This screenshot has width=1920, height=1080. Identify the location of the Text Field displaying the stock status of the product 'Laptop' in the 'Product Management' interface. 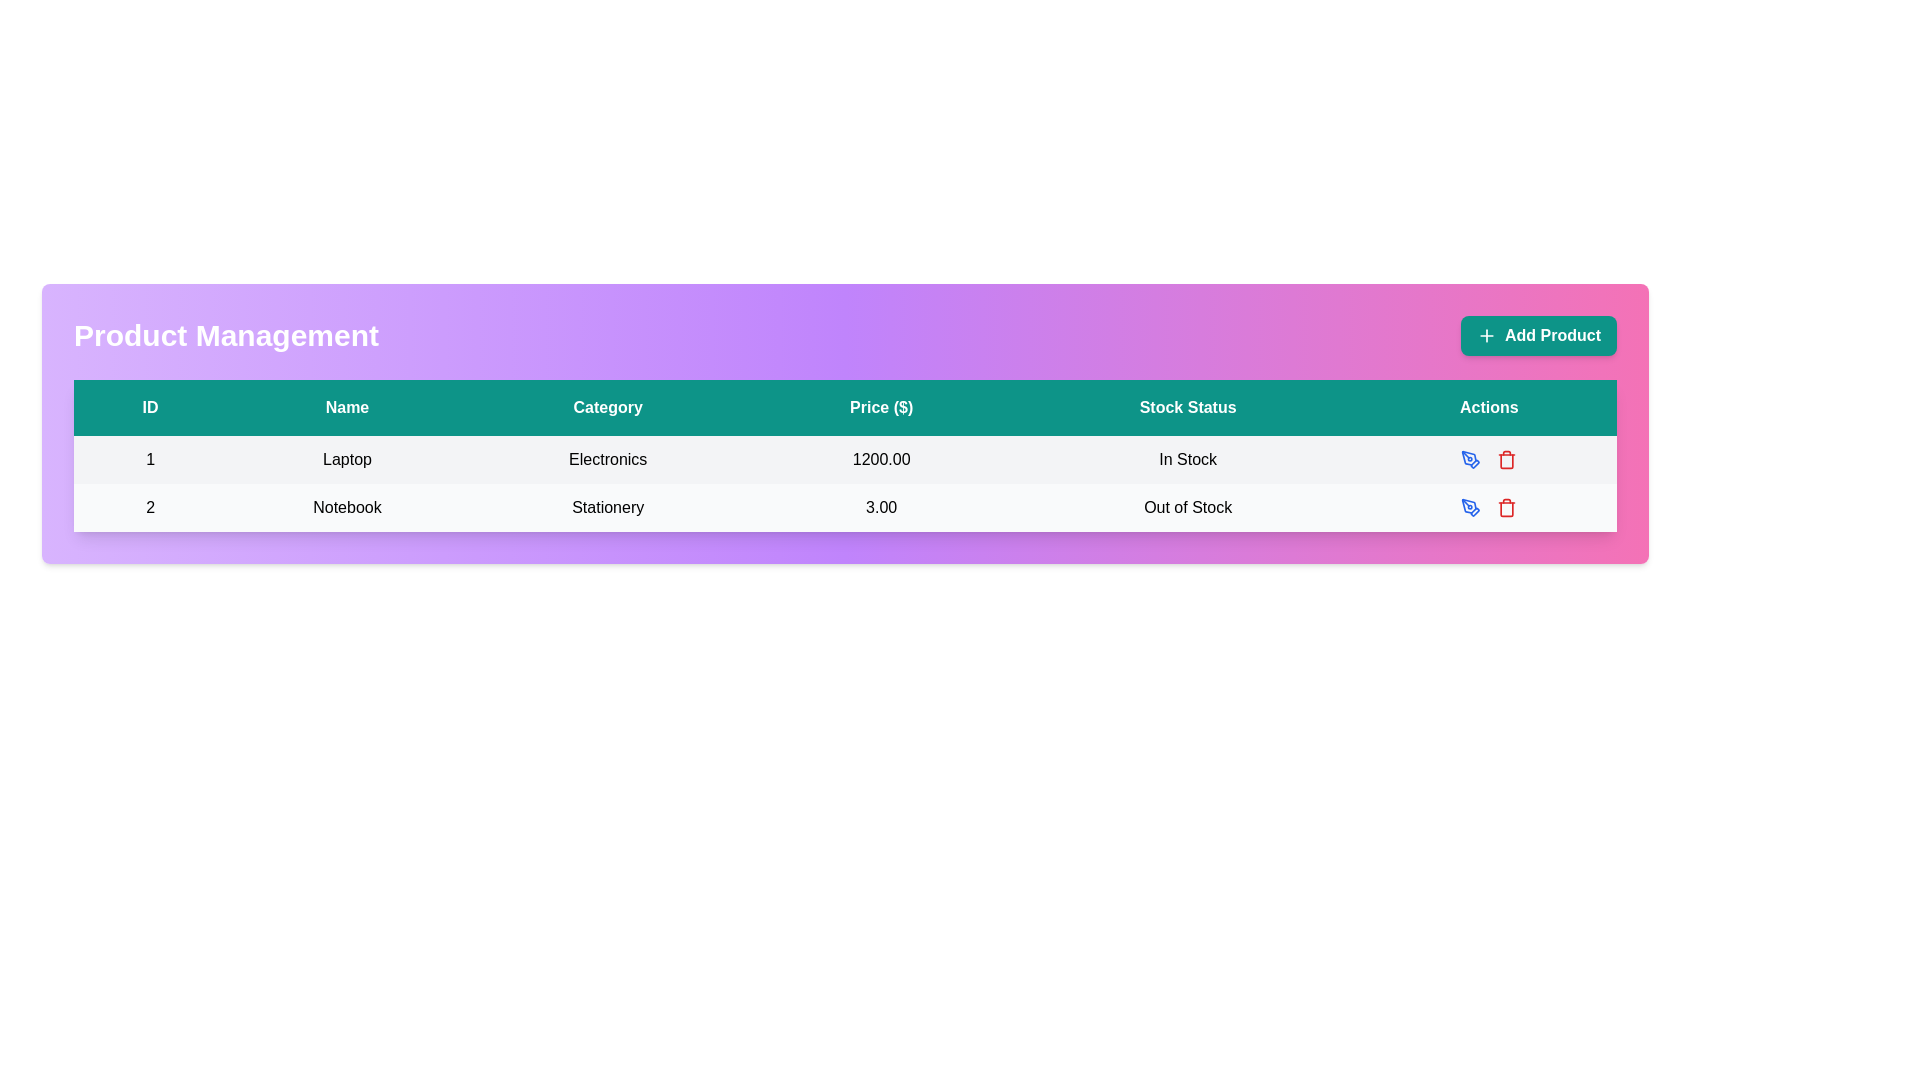
(1188, 459).